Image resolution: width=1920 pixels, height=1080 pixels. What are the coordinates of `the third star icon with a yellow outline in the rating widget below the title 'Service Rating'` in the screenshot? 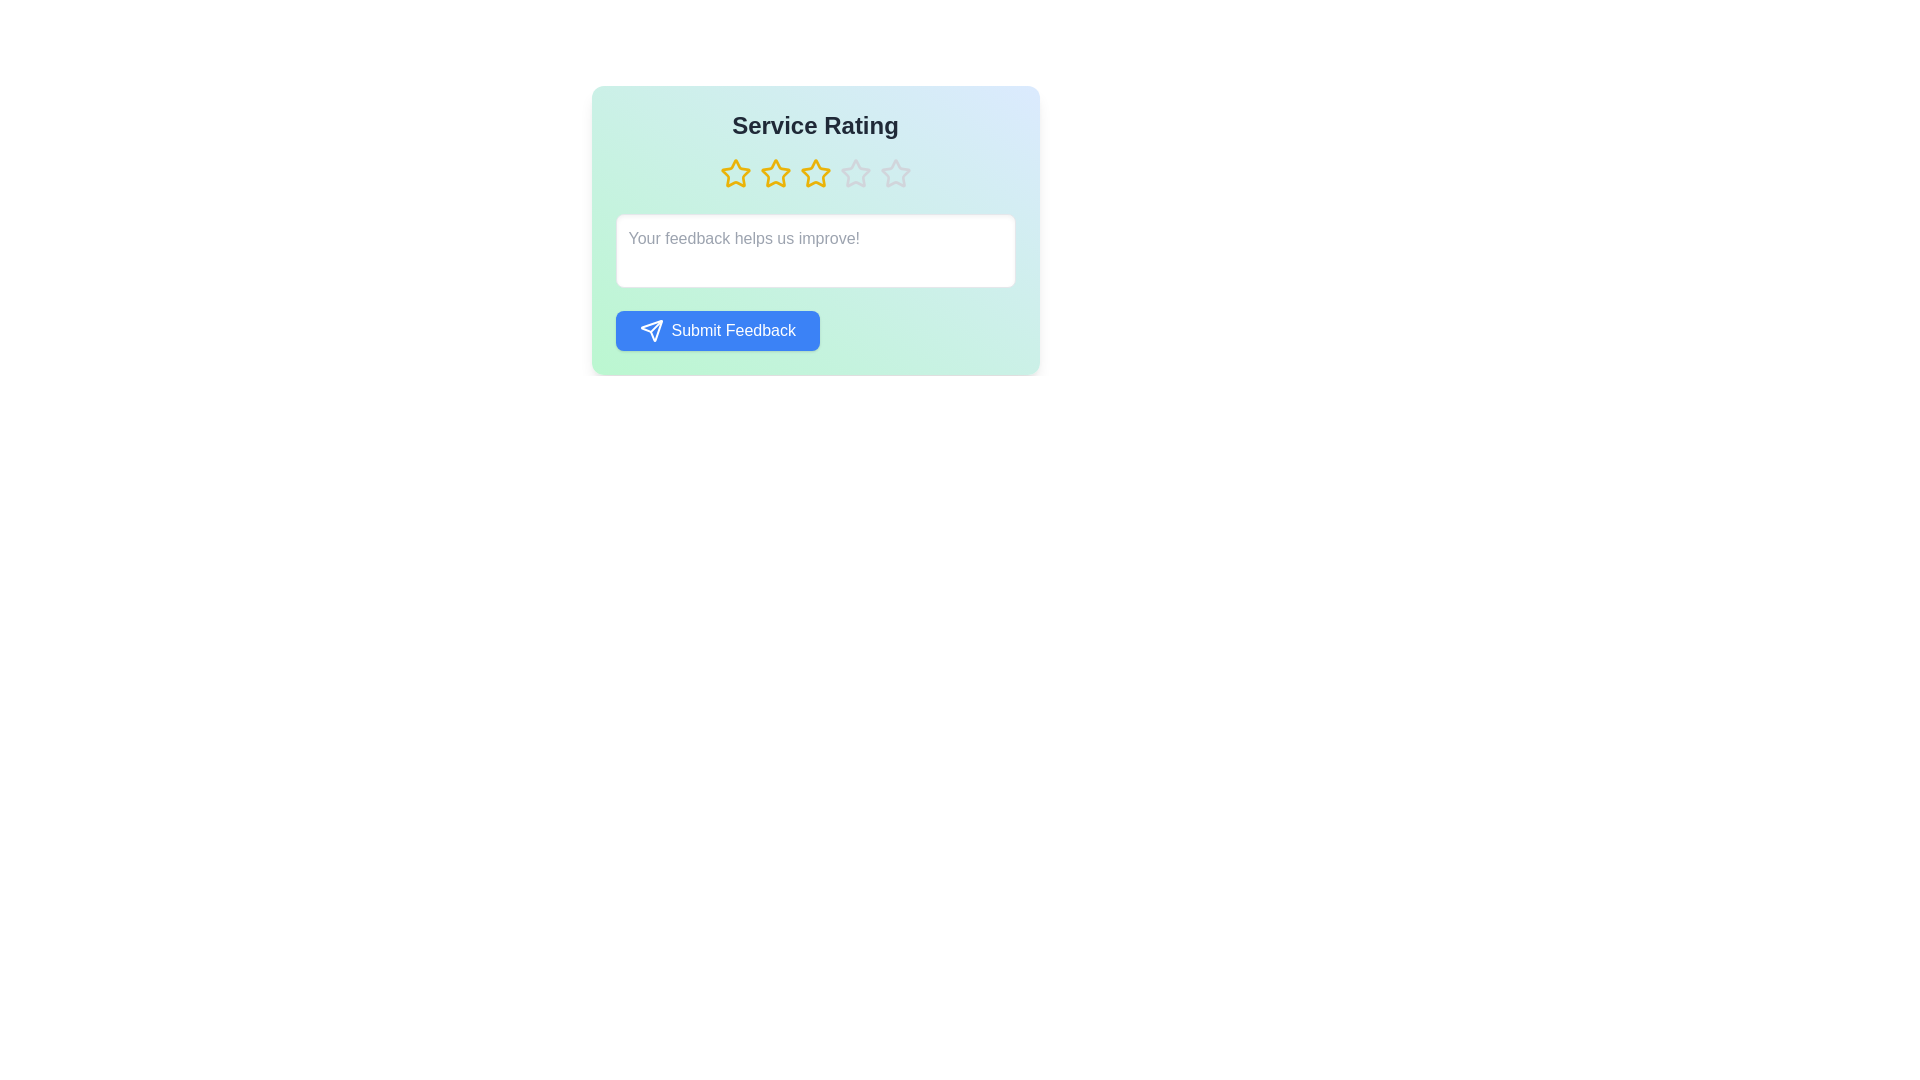 It's located at (774, 172).